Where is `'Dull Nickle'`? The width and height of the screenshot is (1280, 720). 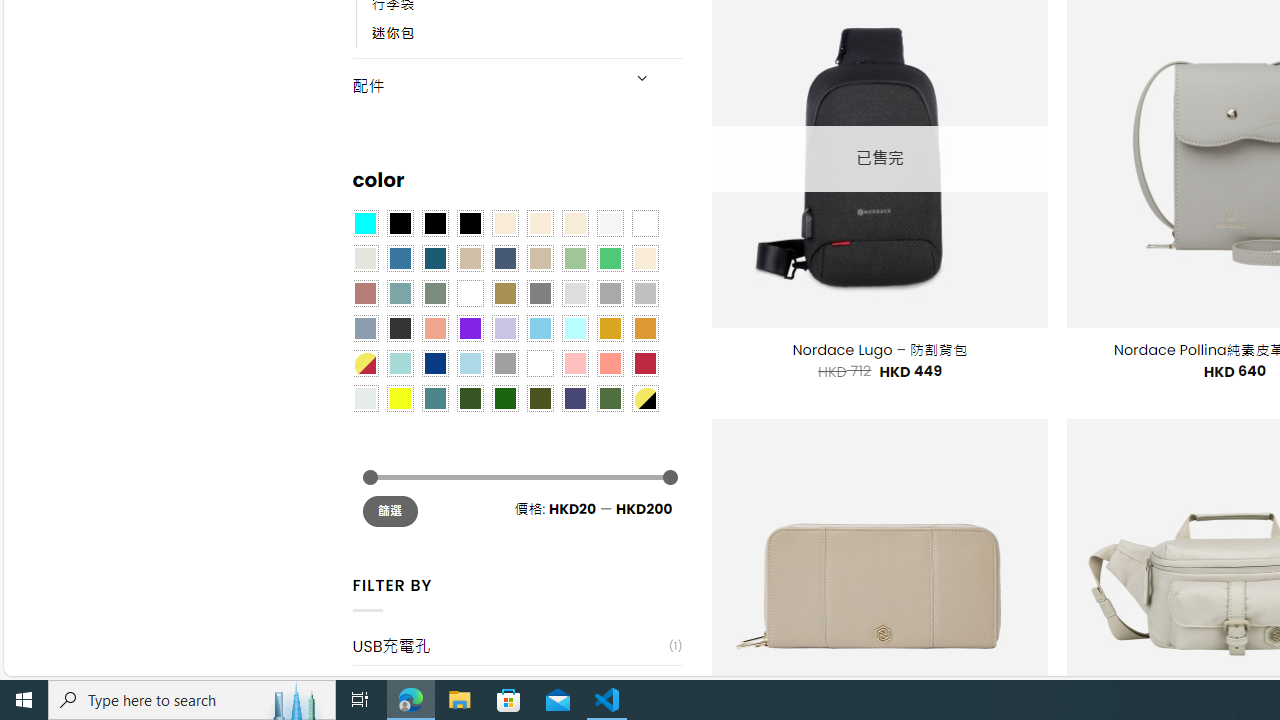 'Dull Nickle' is located at coordinates (364, 398).